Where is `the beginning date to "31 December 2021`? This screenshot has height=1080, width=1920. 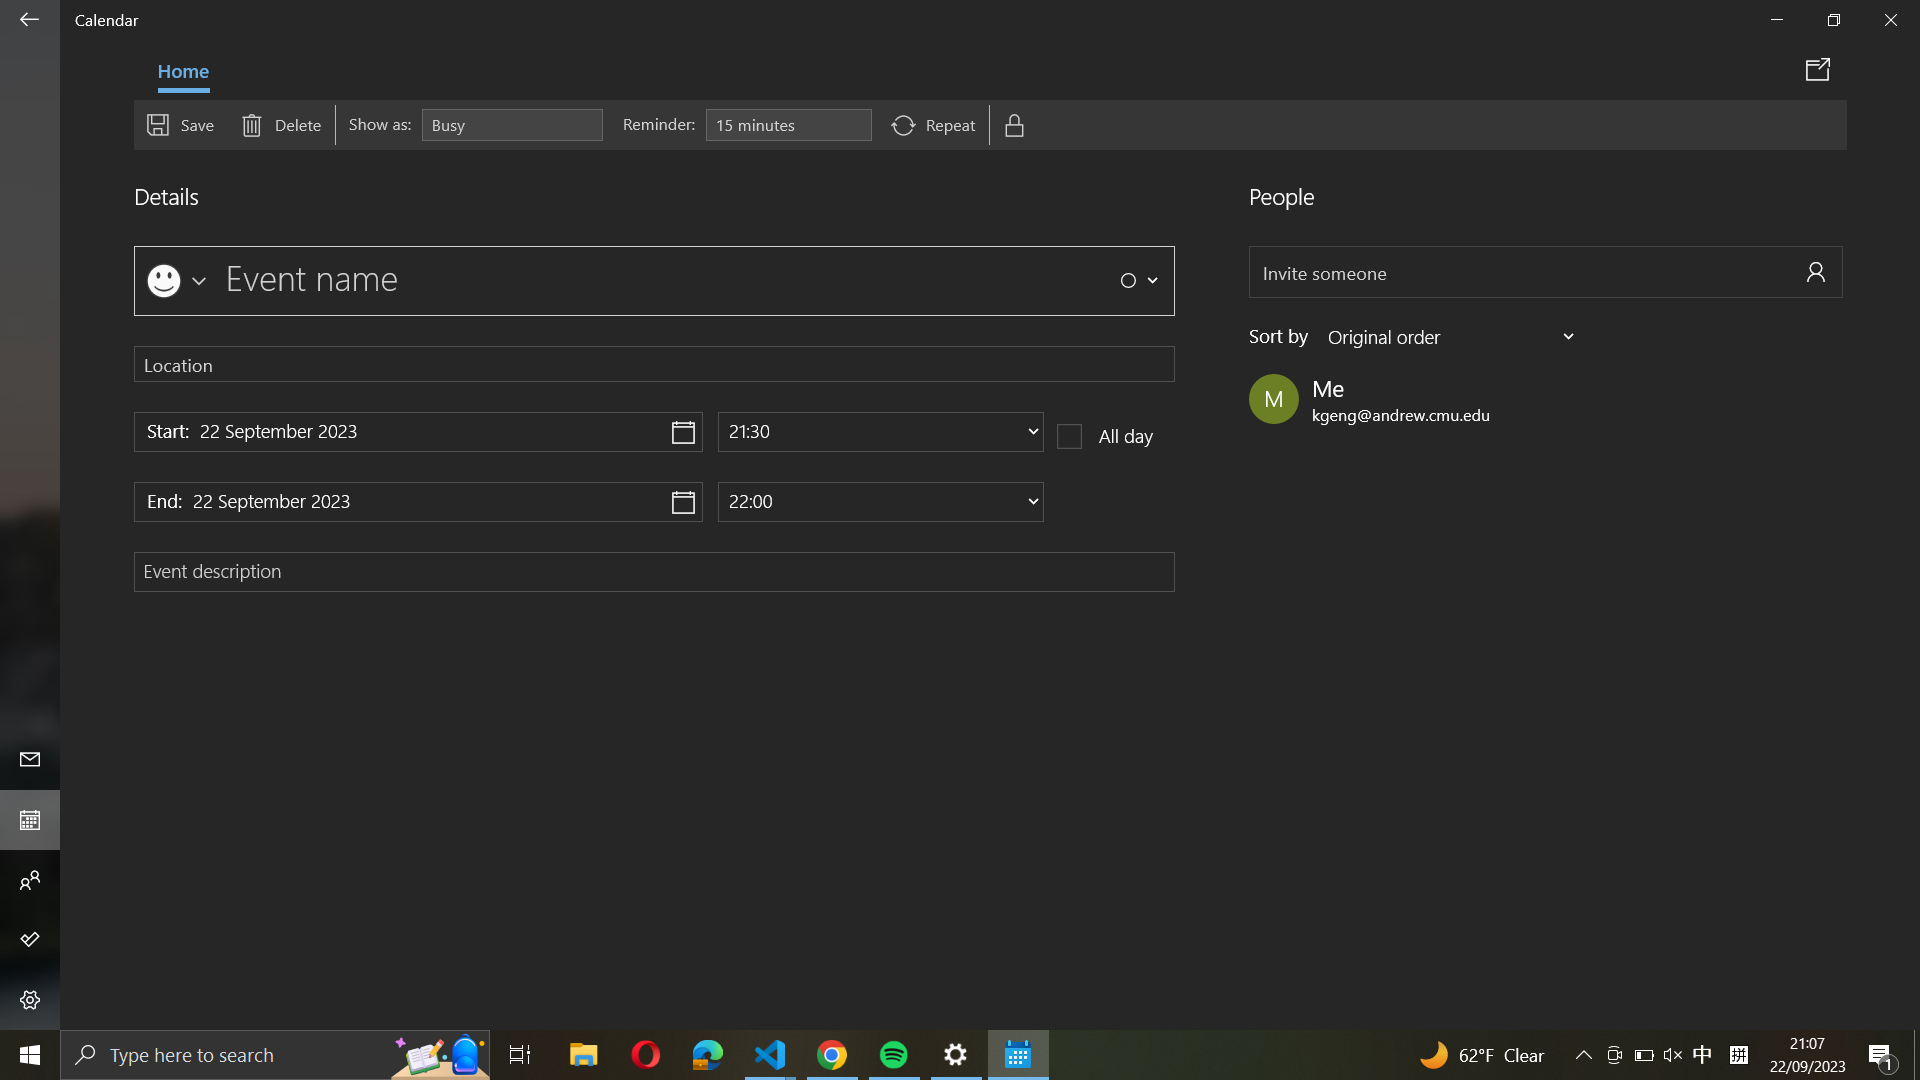
the beginning date to "31 December 2021 is located at coordinates (417, 431).